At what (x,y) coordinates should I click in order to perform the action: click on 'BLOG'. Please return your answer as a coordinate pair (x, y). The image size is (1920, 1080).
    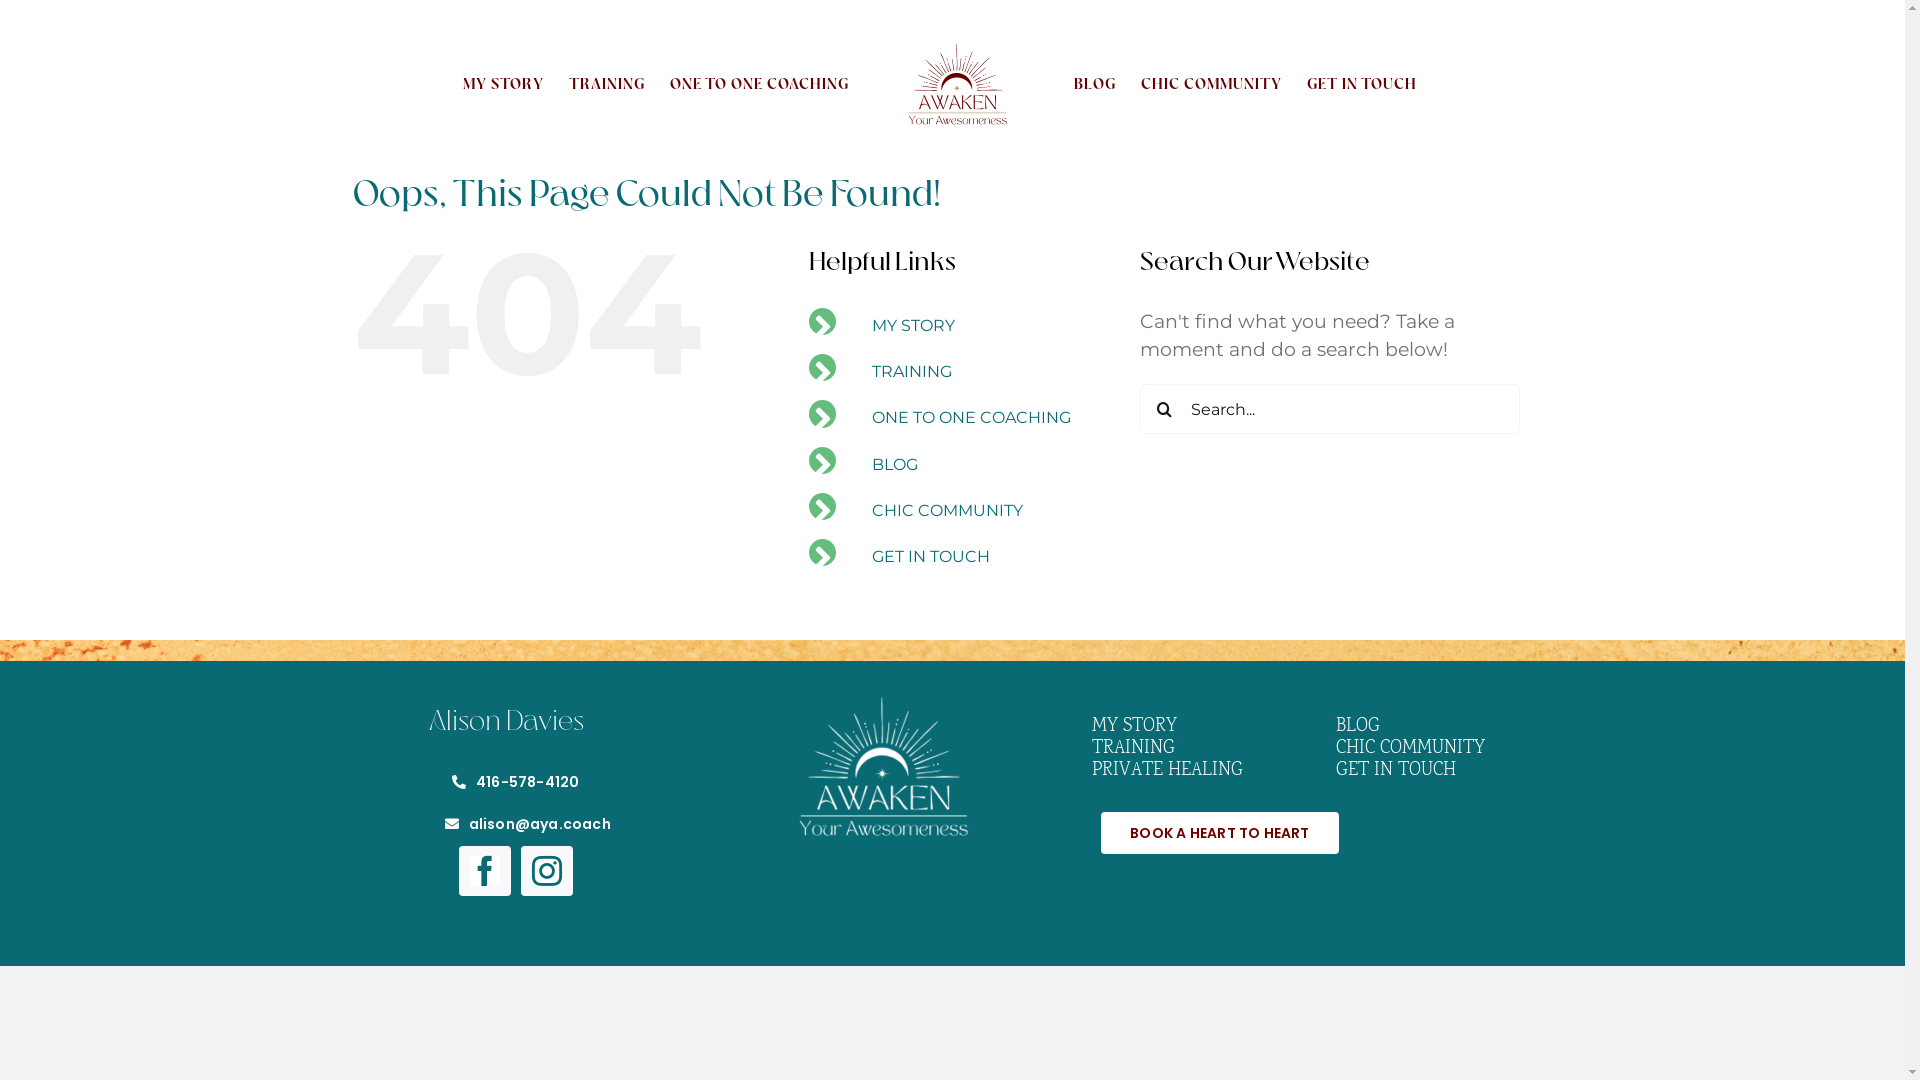
    Looking at the image, I should click on (1093, 80).